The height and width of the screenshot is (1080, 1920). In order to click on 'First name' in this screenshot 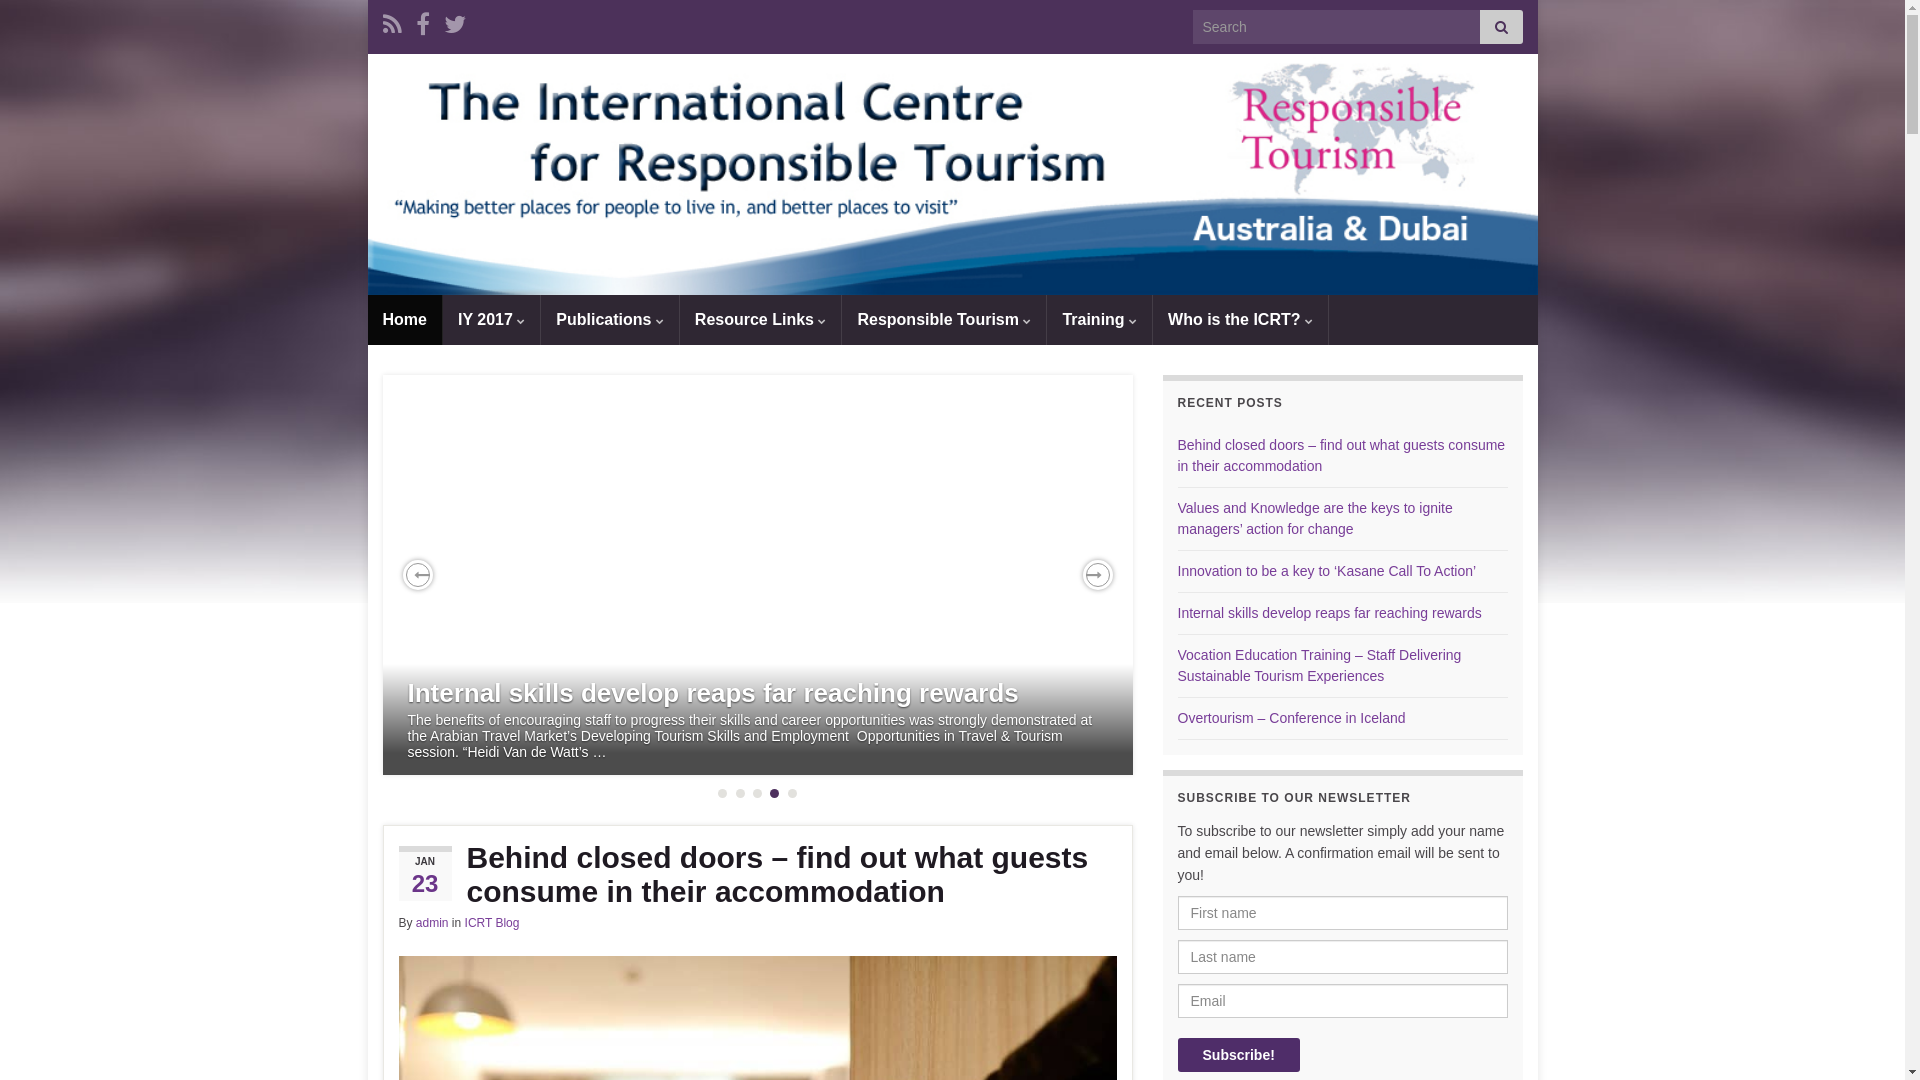, I will do `click(1343, 913)`.